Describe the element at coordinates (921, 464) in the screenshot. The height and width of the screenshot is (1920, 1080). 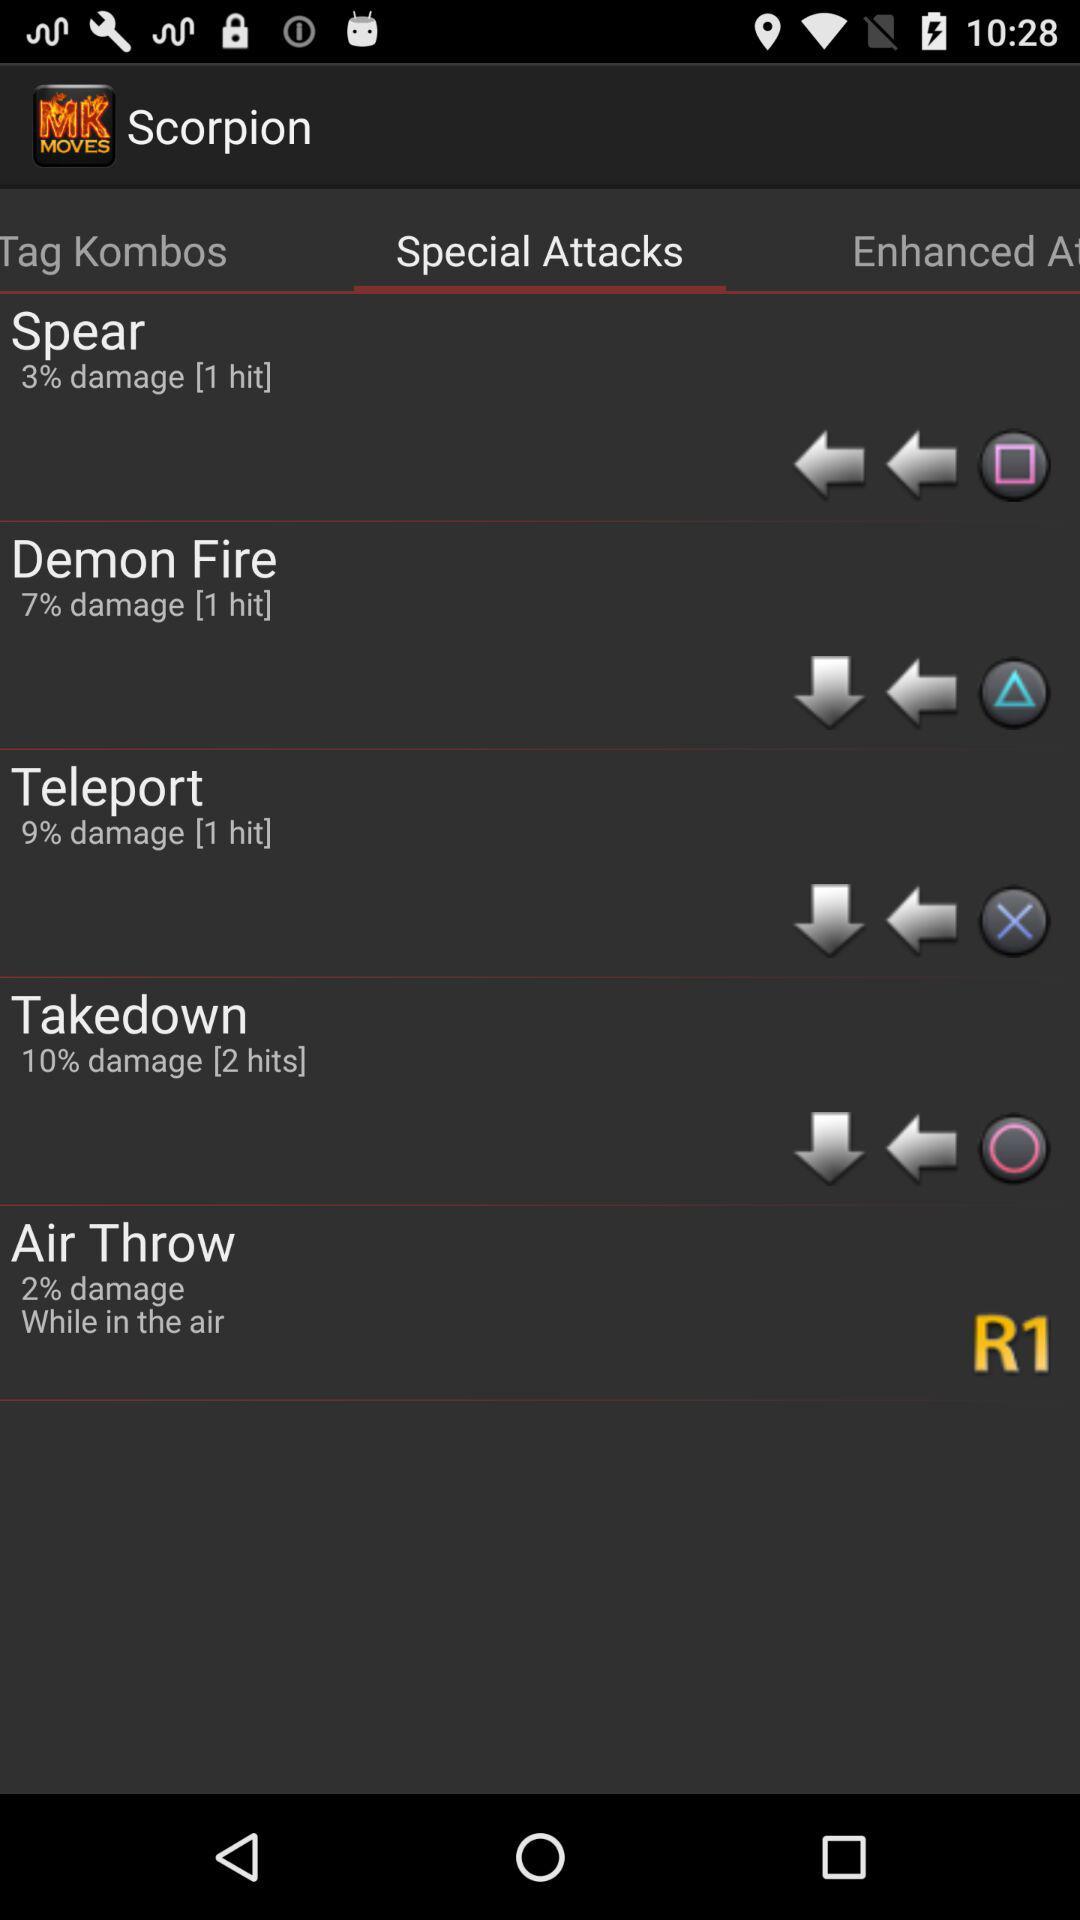
I see `item below the enhanced attacks icon` at that location.